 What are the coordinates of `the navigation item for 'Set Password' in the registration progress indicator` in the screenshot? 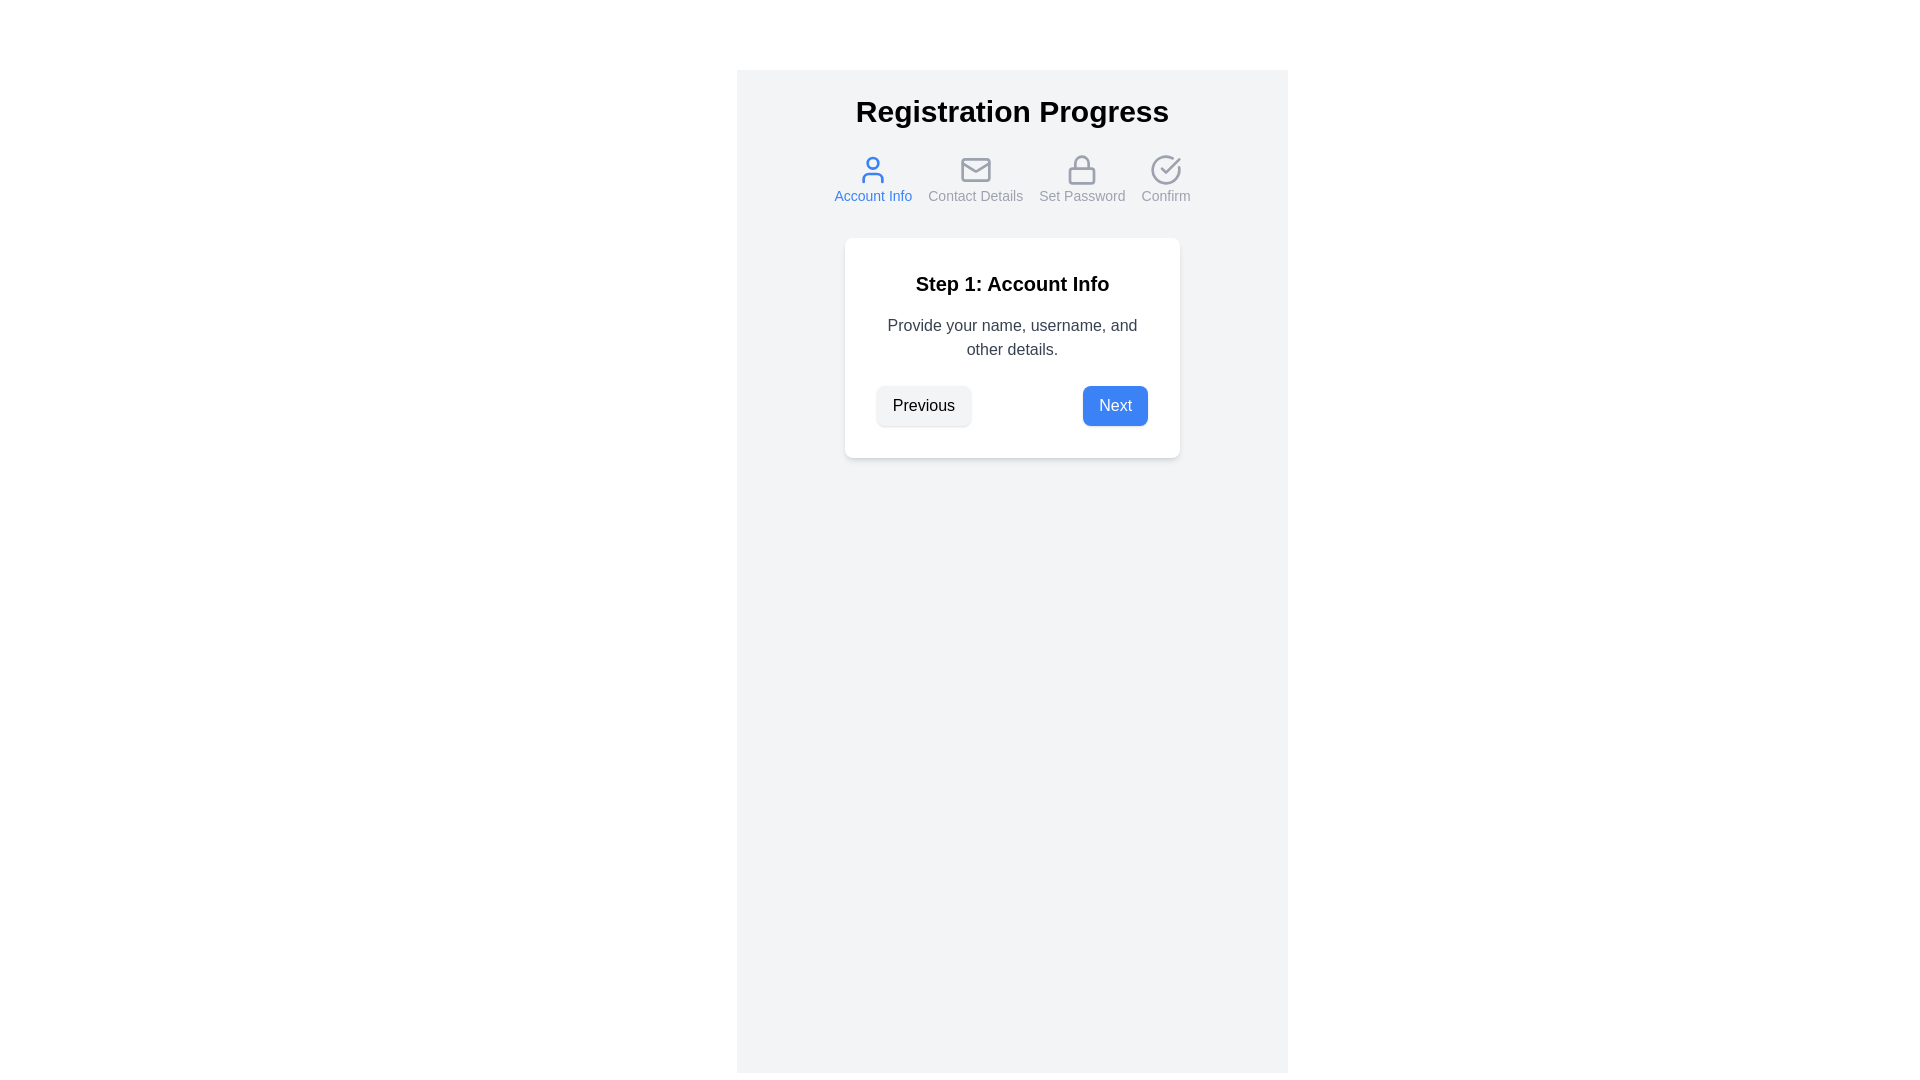 It's located at (1081, 180).